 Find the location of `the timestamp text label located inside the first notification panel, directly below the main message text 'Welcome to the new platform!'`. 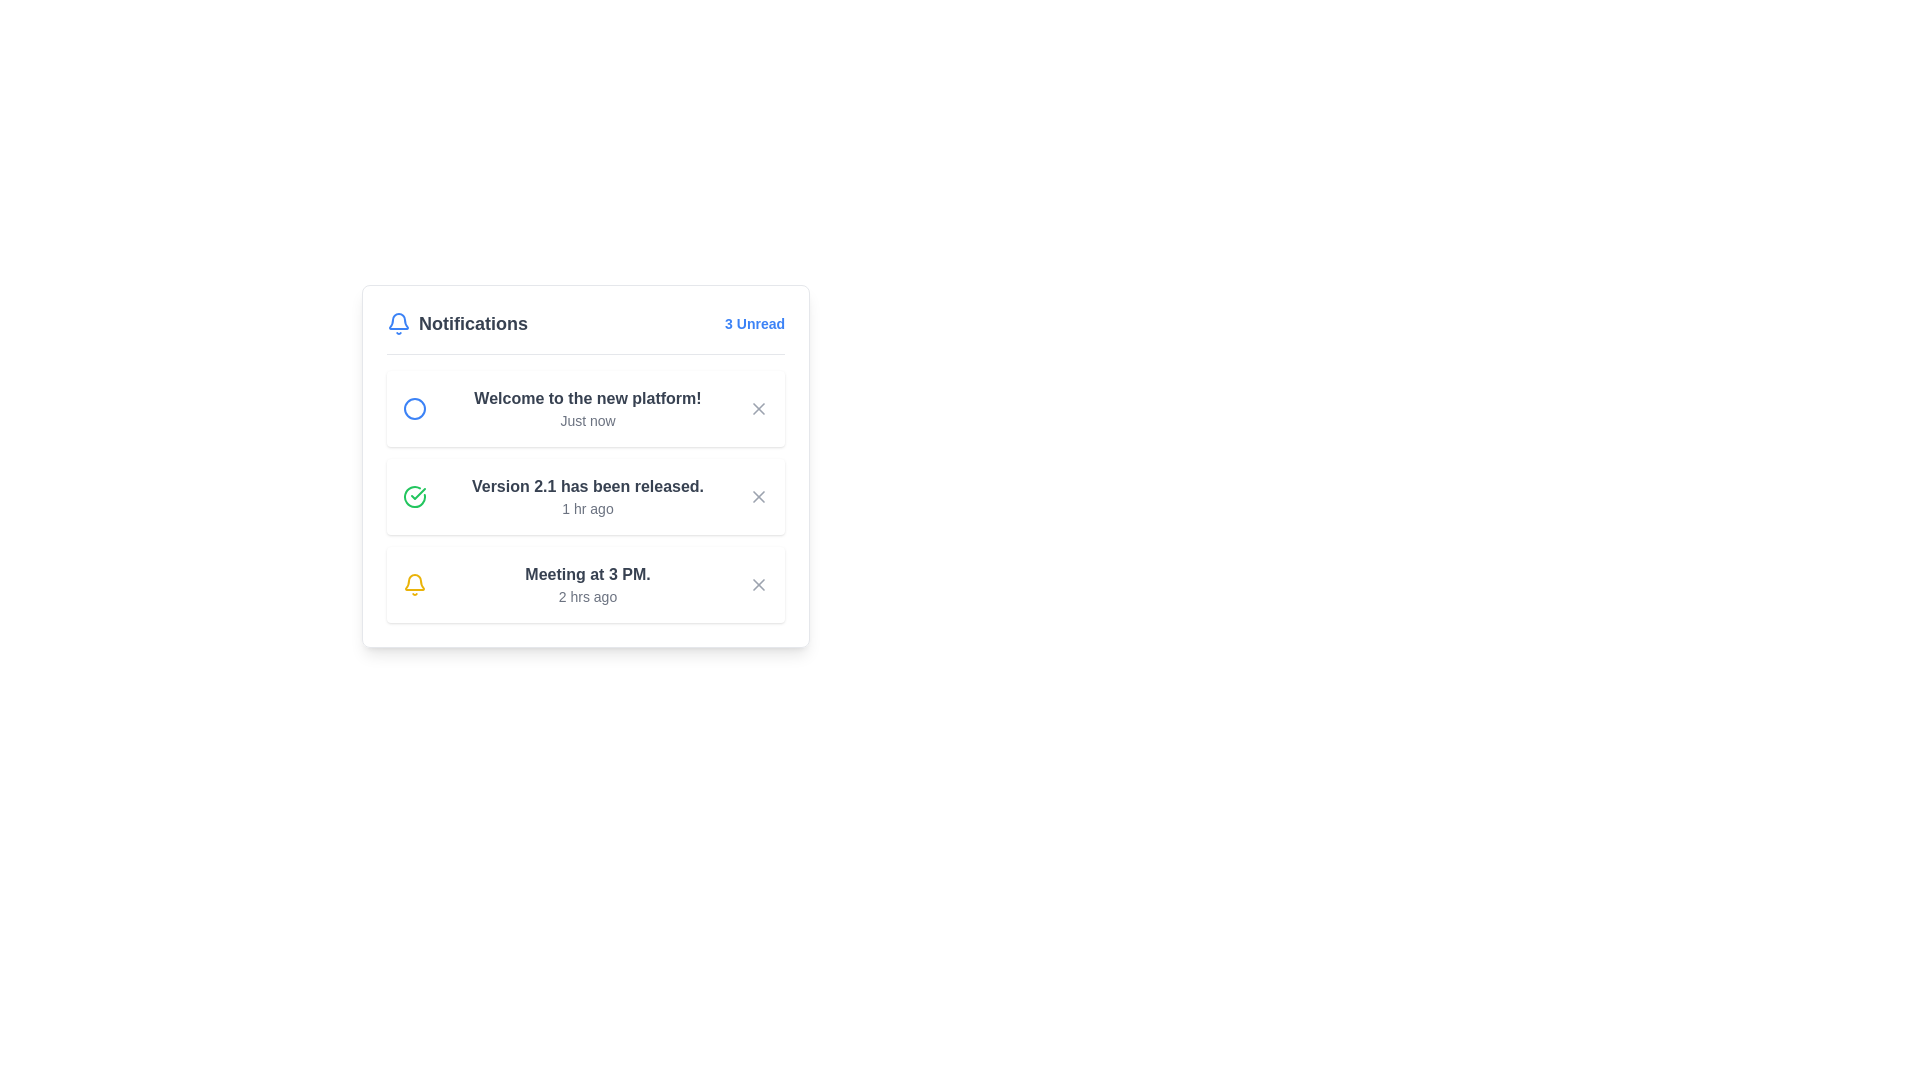

the timestamp text label located inside the first notification panel, directly below the main message text 'Welcome to the new platform!' is located at coordinates (587, 419).